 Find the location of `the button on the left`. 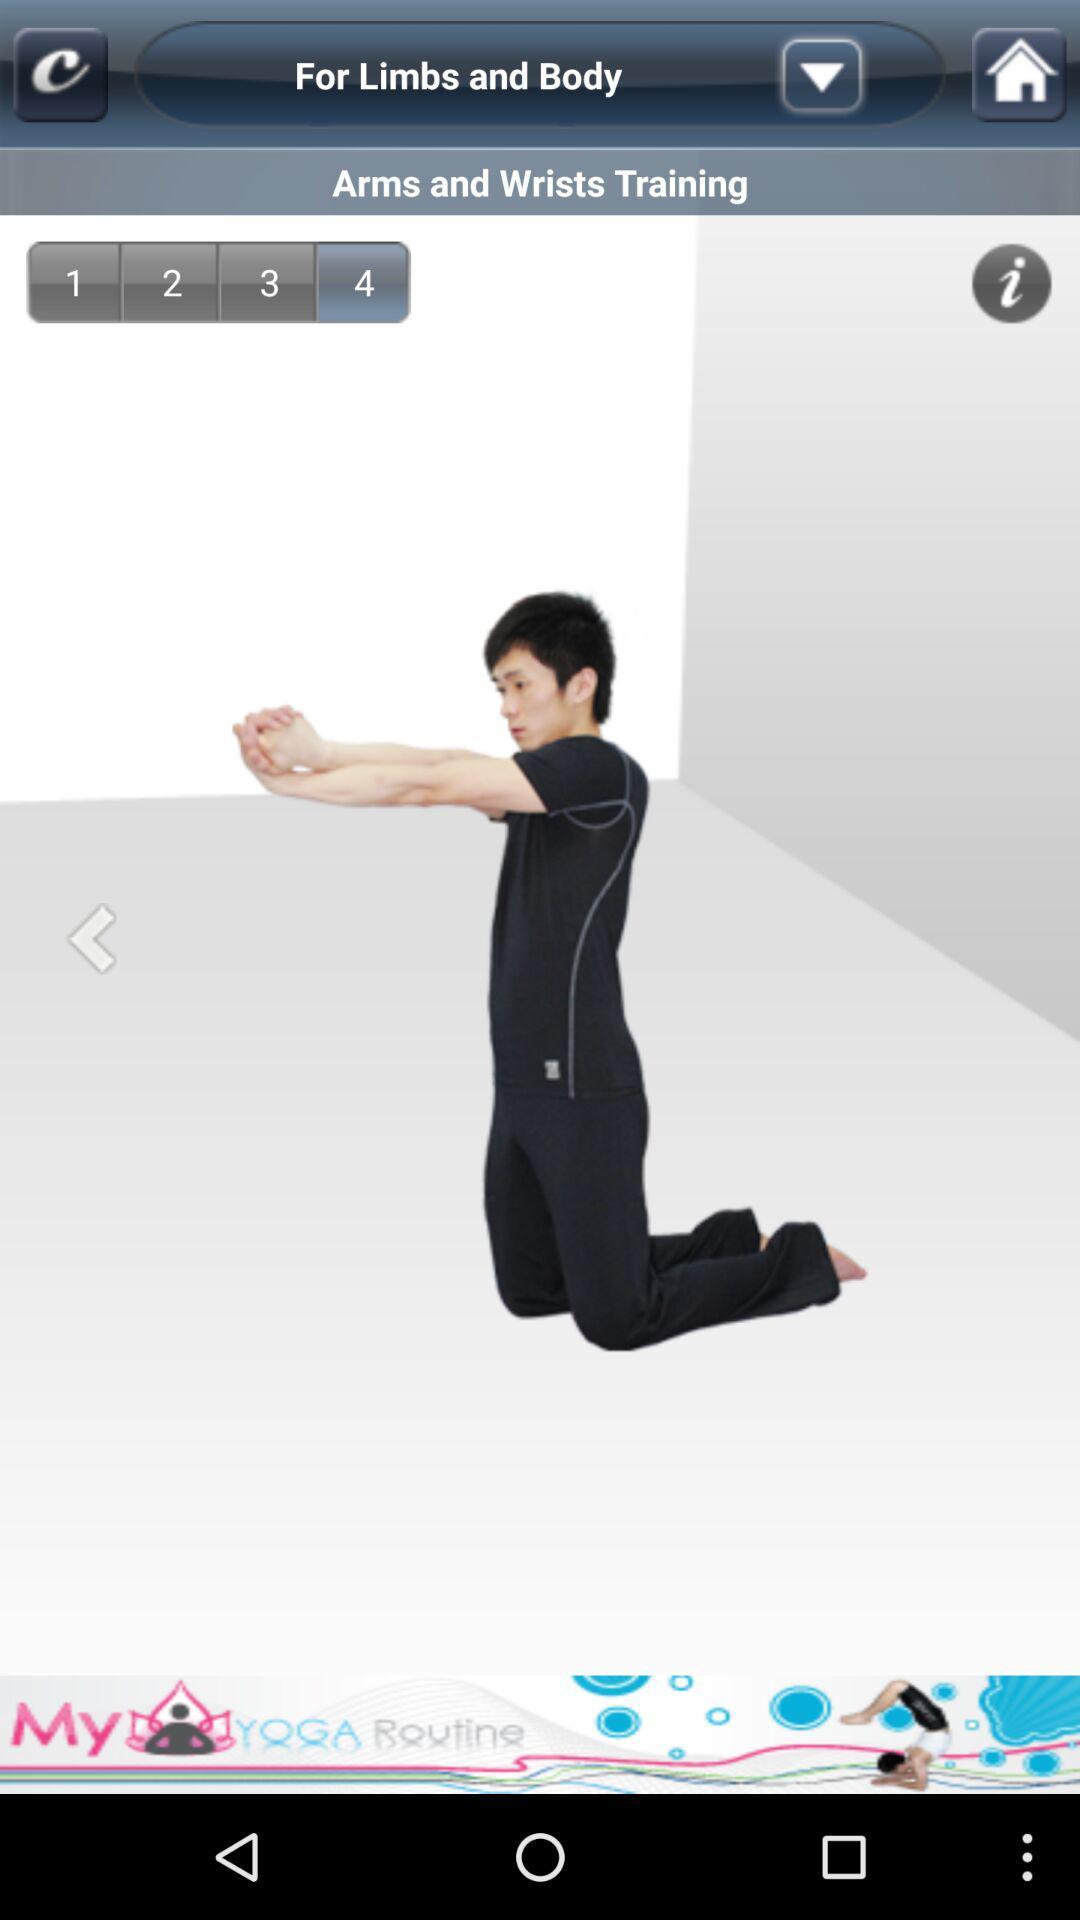

the button on the left is located at coordinates (91, 937).